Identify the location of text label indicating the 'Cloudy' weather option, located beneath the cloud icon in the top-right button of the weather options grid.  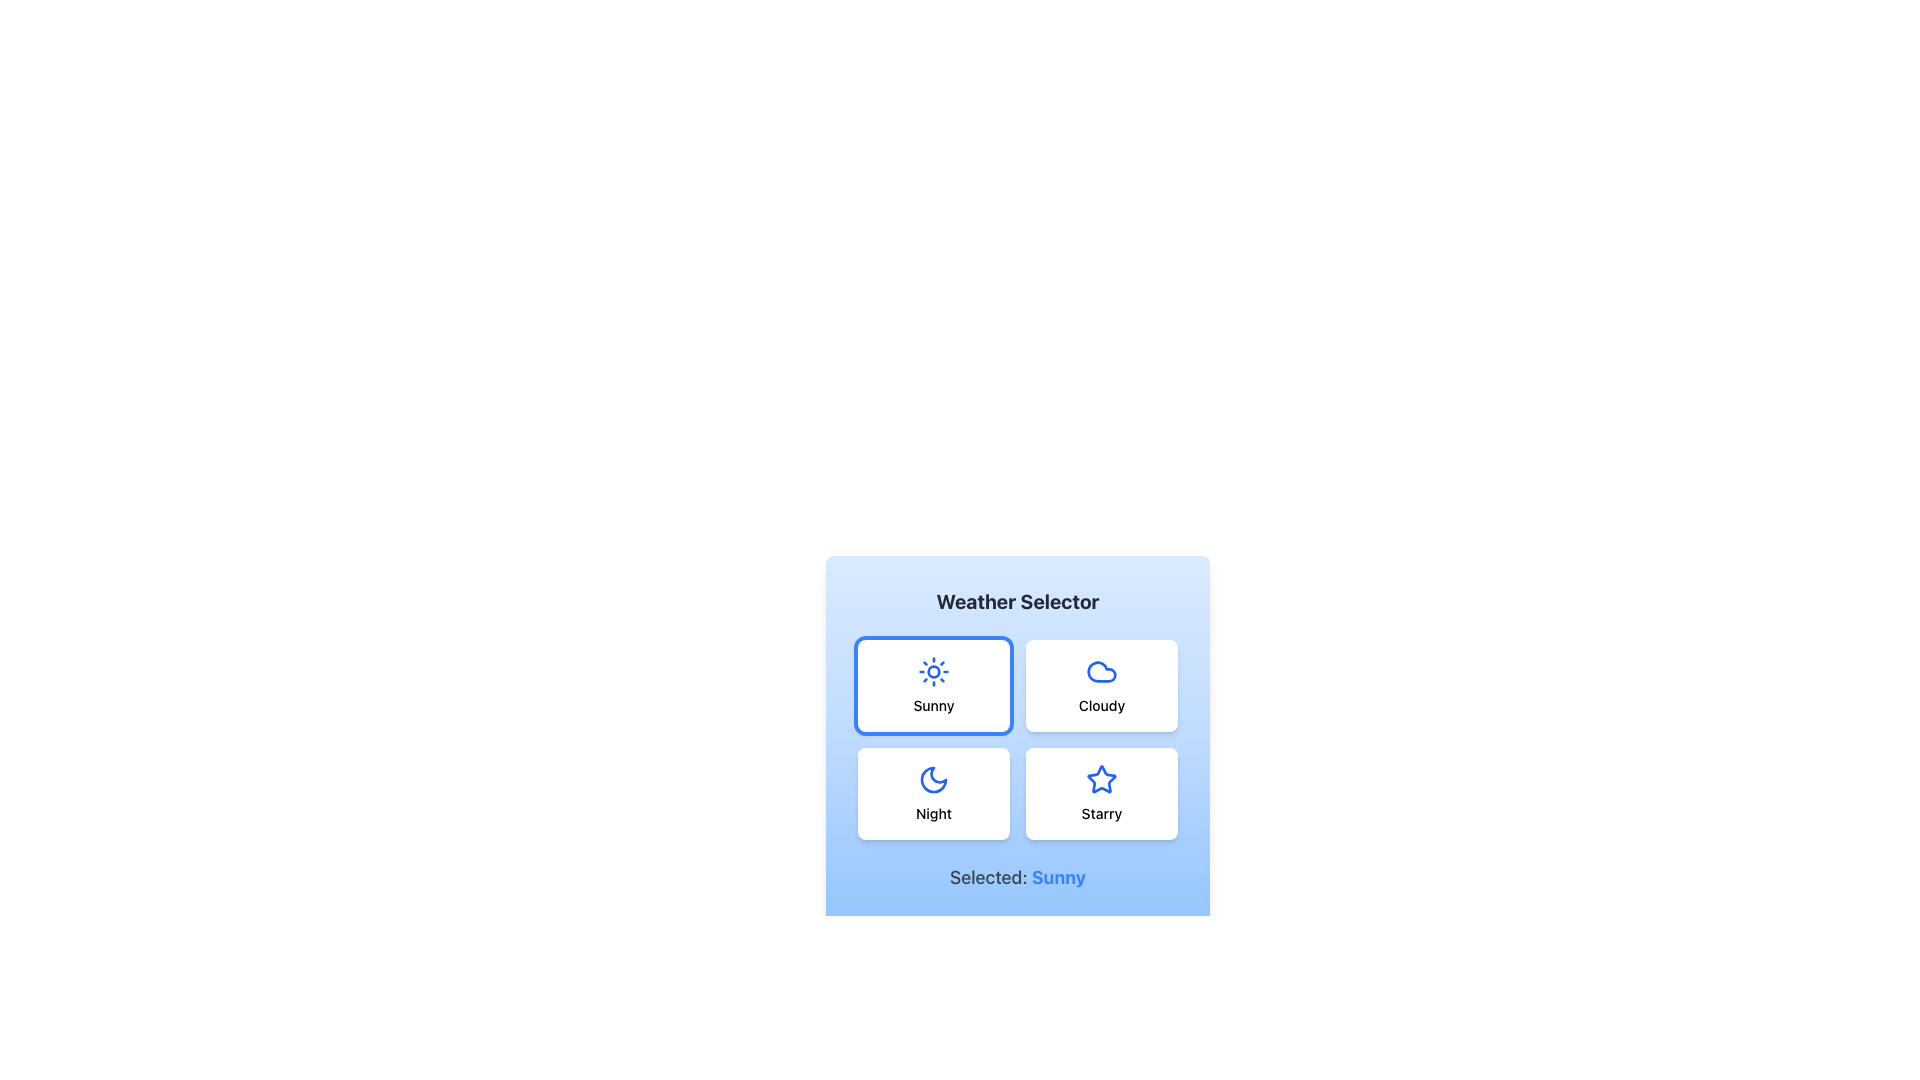
(1101, 704).